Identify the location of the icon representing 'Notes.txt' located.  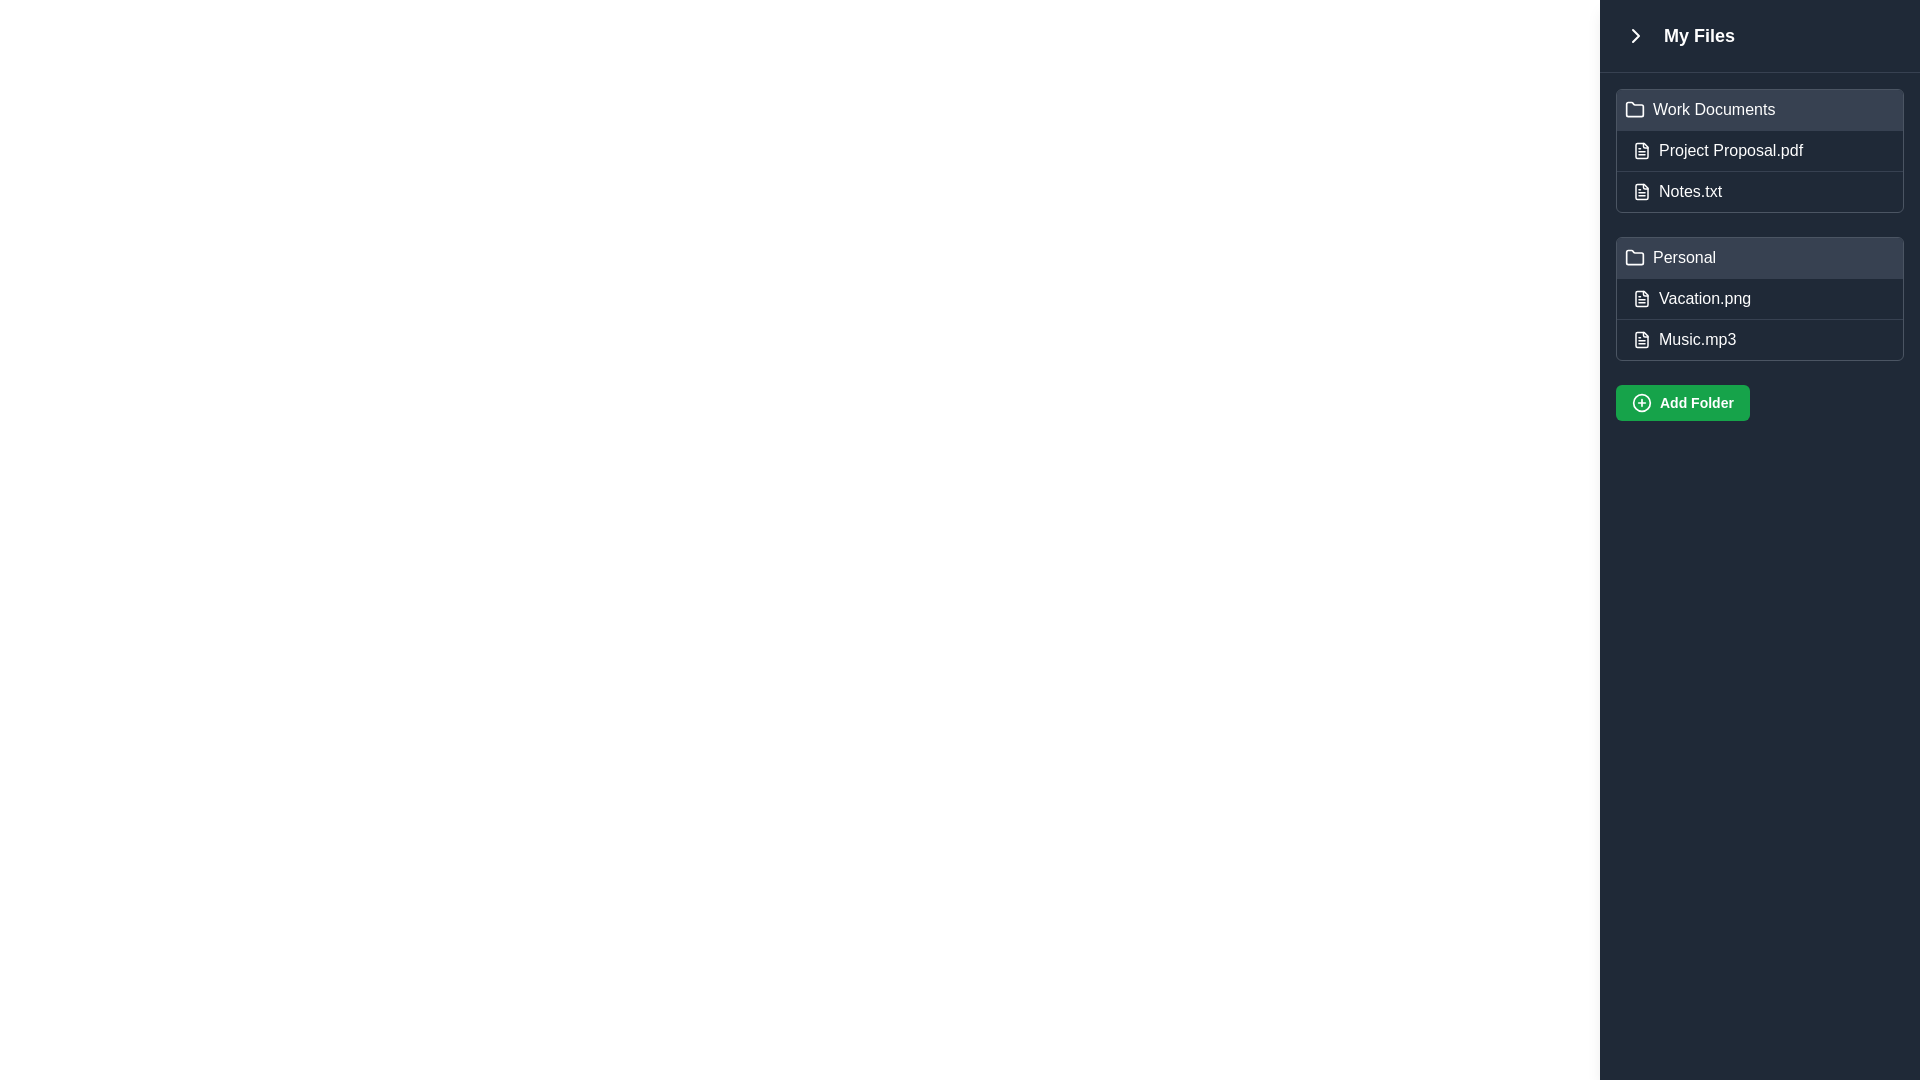
(1641, 192).